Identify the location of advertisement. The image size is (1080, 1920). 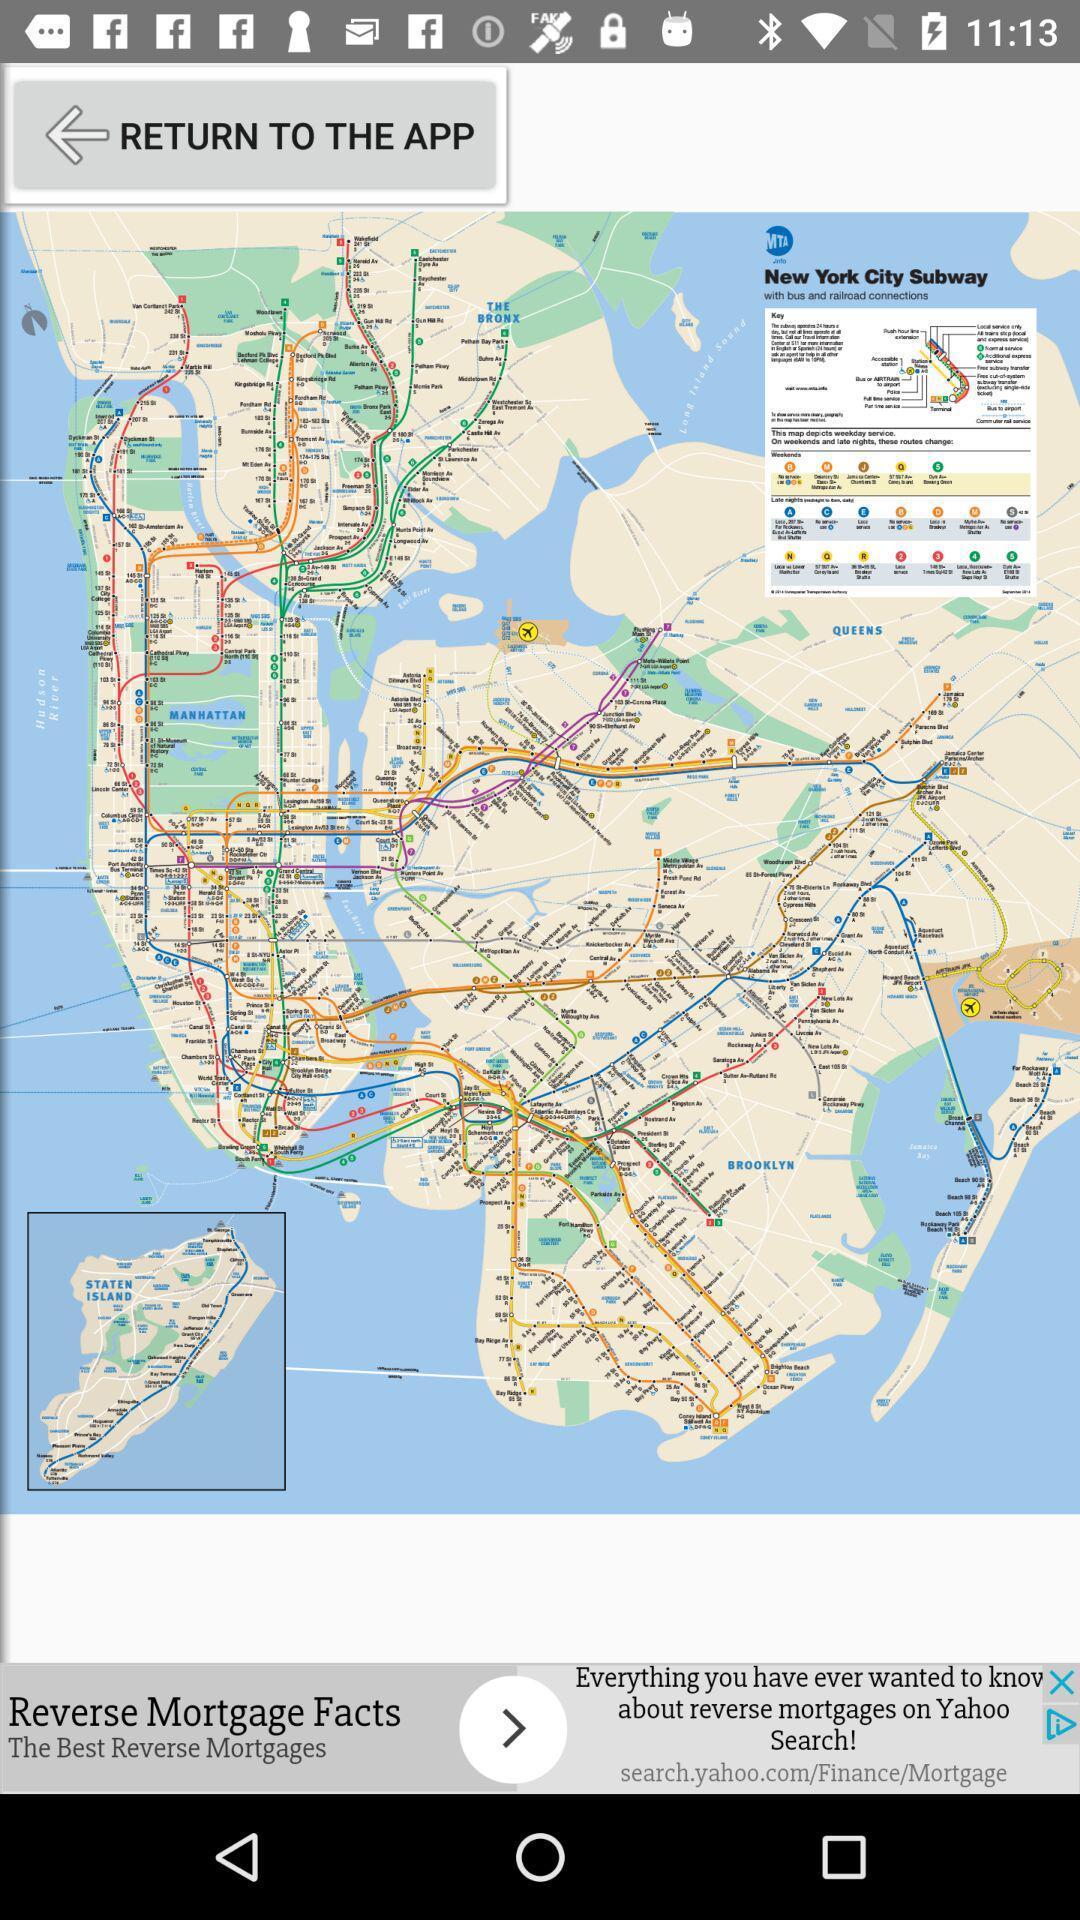
(540, 1727).